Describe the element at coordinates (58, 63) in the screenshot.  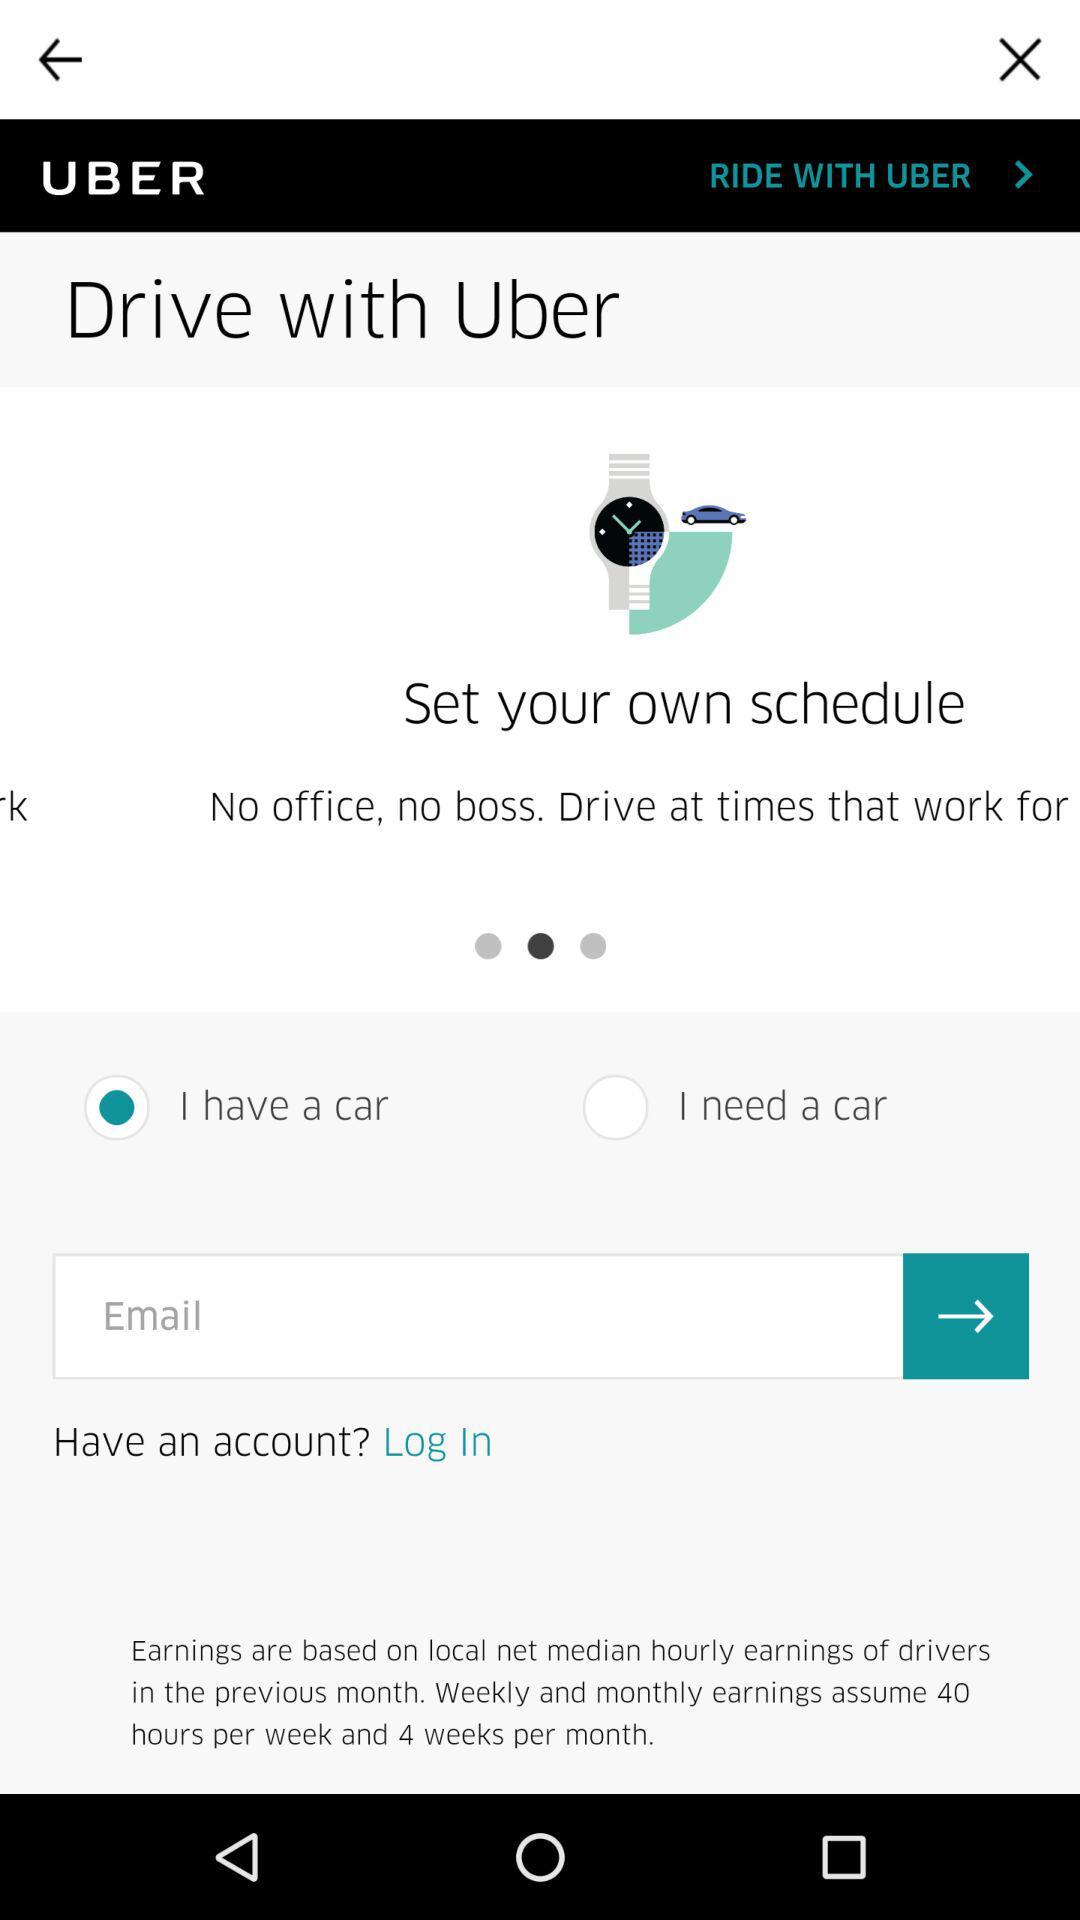
I see `the arrow_backward icon` at that location.